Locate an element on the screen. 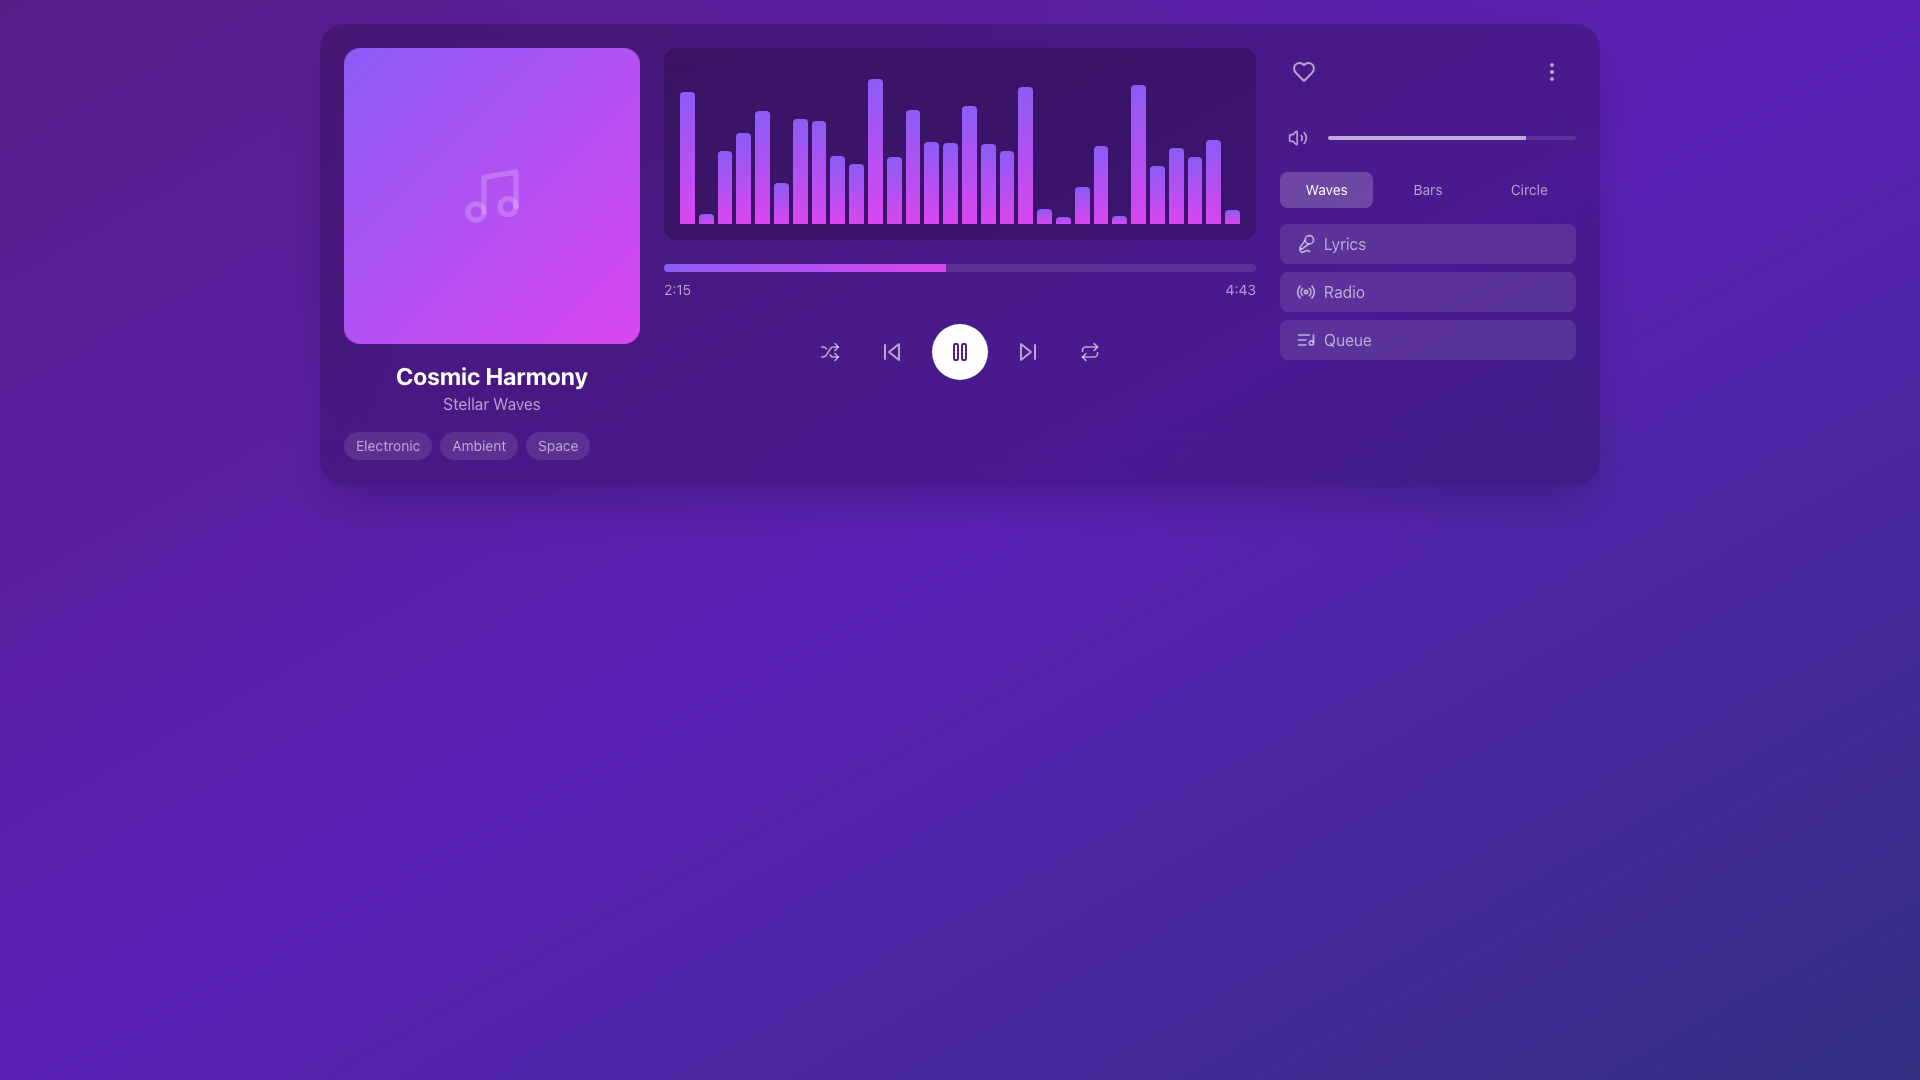 The height and width of the screenshot is (1080, 1920). the 15th vertical bar in the music visualization graph that represents audio amplitude or frequency levels is located at coordinates (949, 183).